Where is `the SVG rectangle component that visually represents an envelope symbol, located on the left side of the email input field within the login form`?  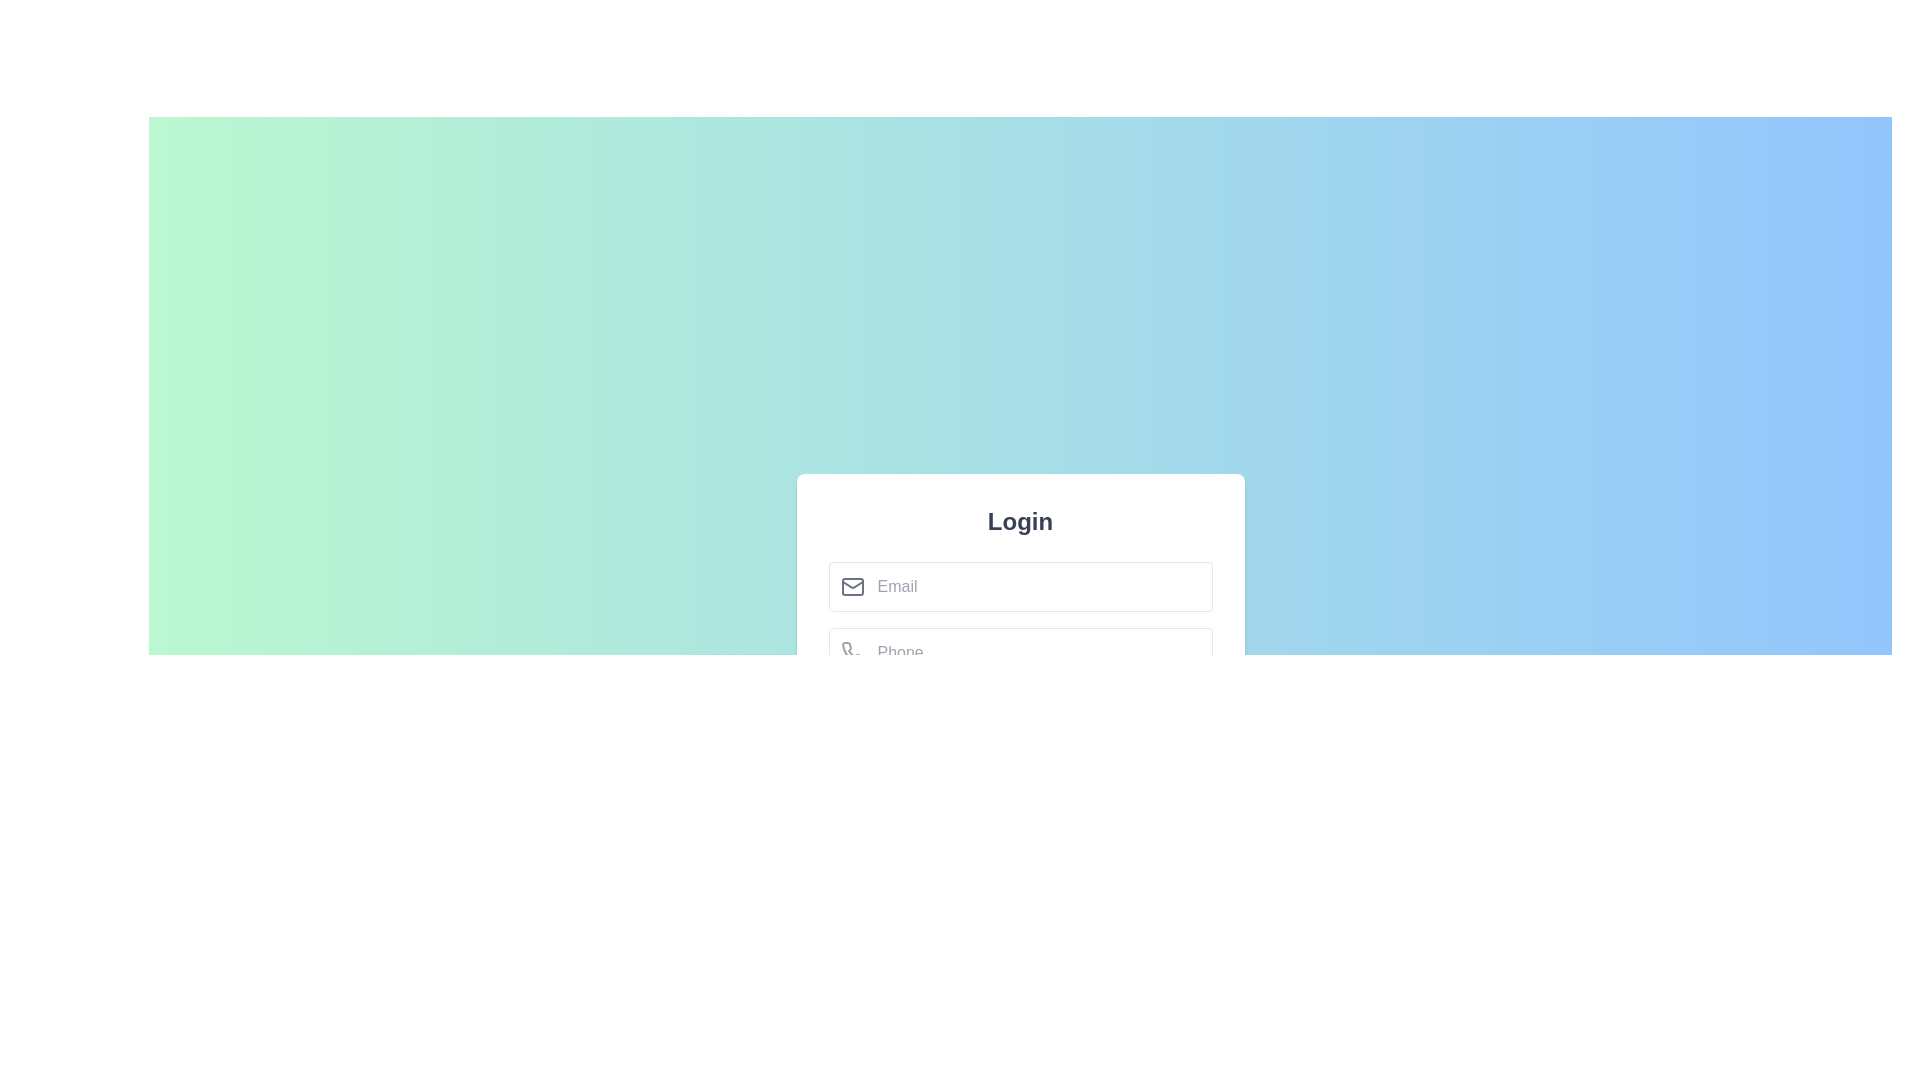
the SVG rectangle component that visually represents an envelope symbol, located on the left side of the email input field within the login form is located at coordinates (852, 585).